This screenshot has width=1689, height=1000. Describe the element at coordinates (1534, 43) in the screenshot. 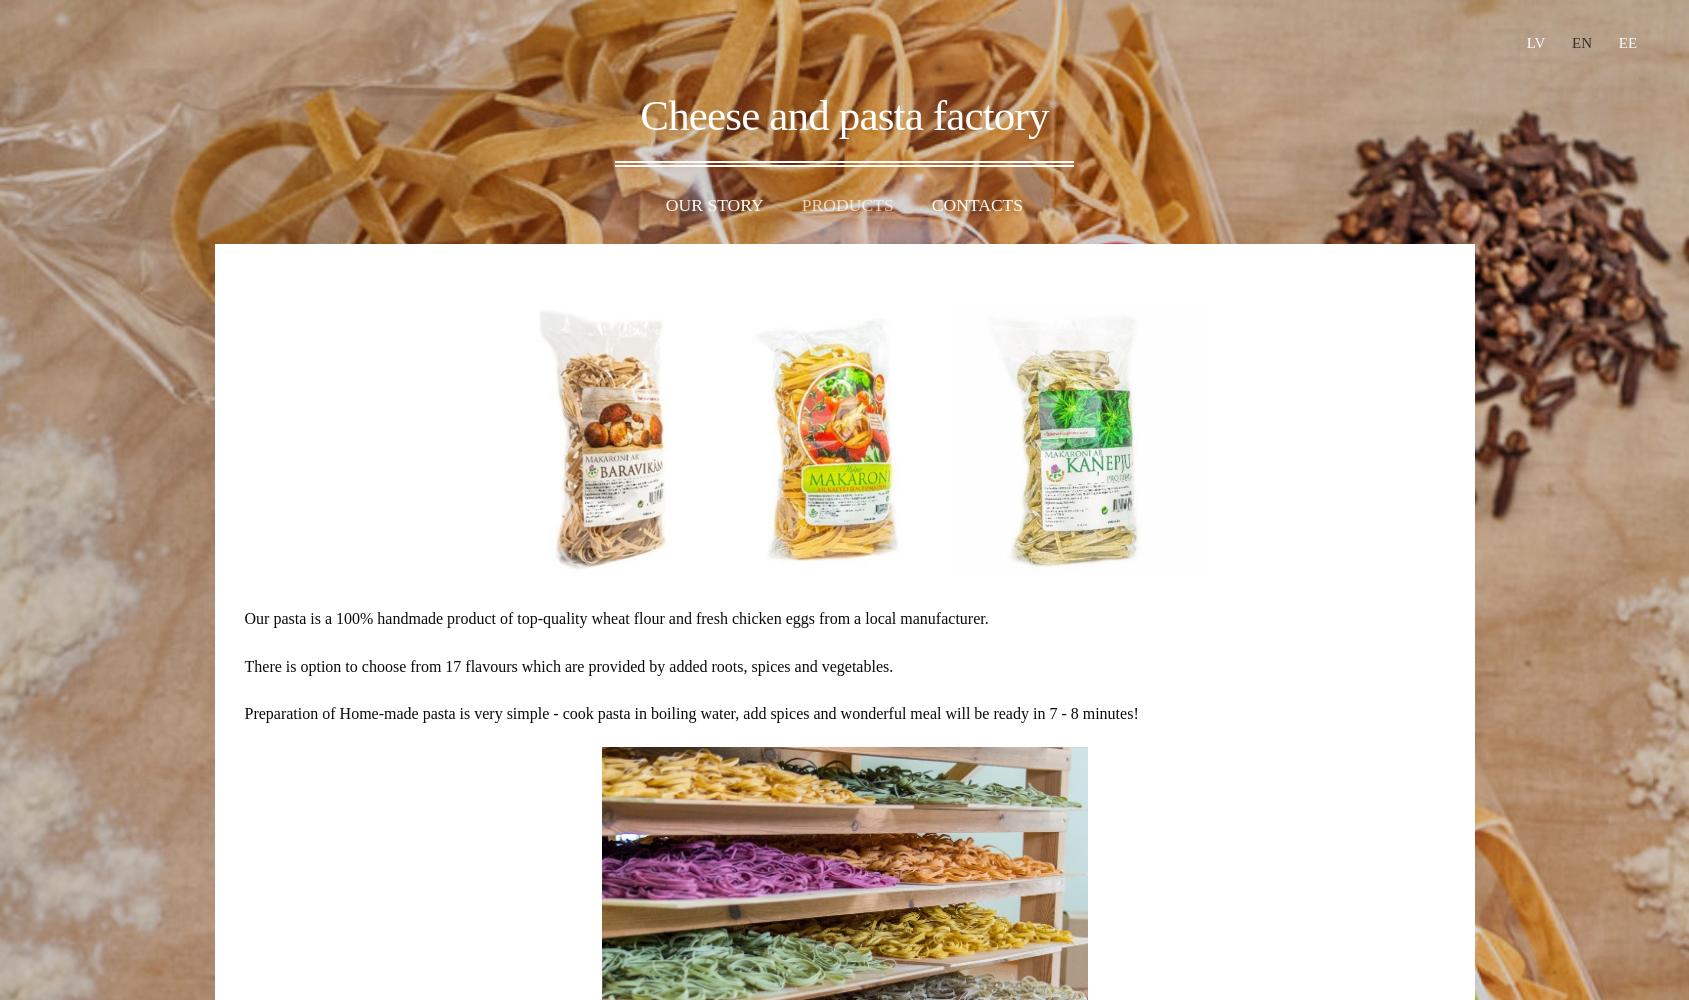

I see `'LV'` at that location.